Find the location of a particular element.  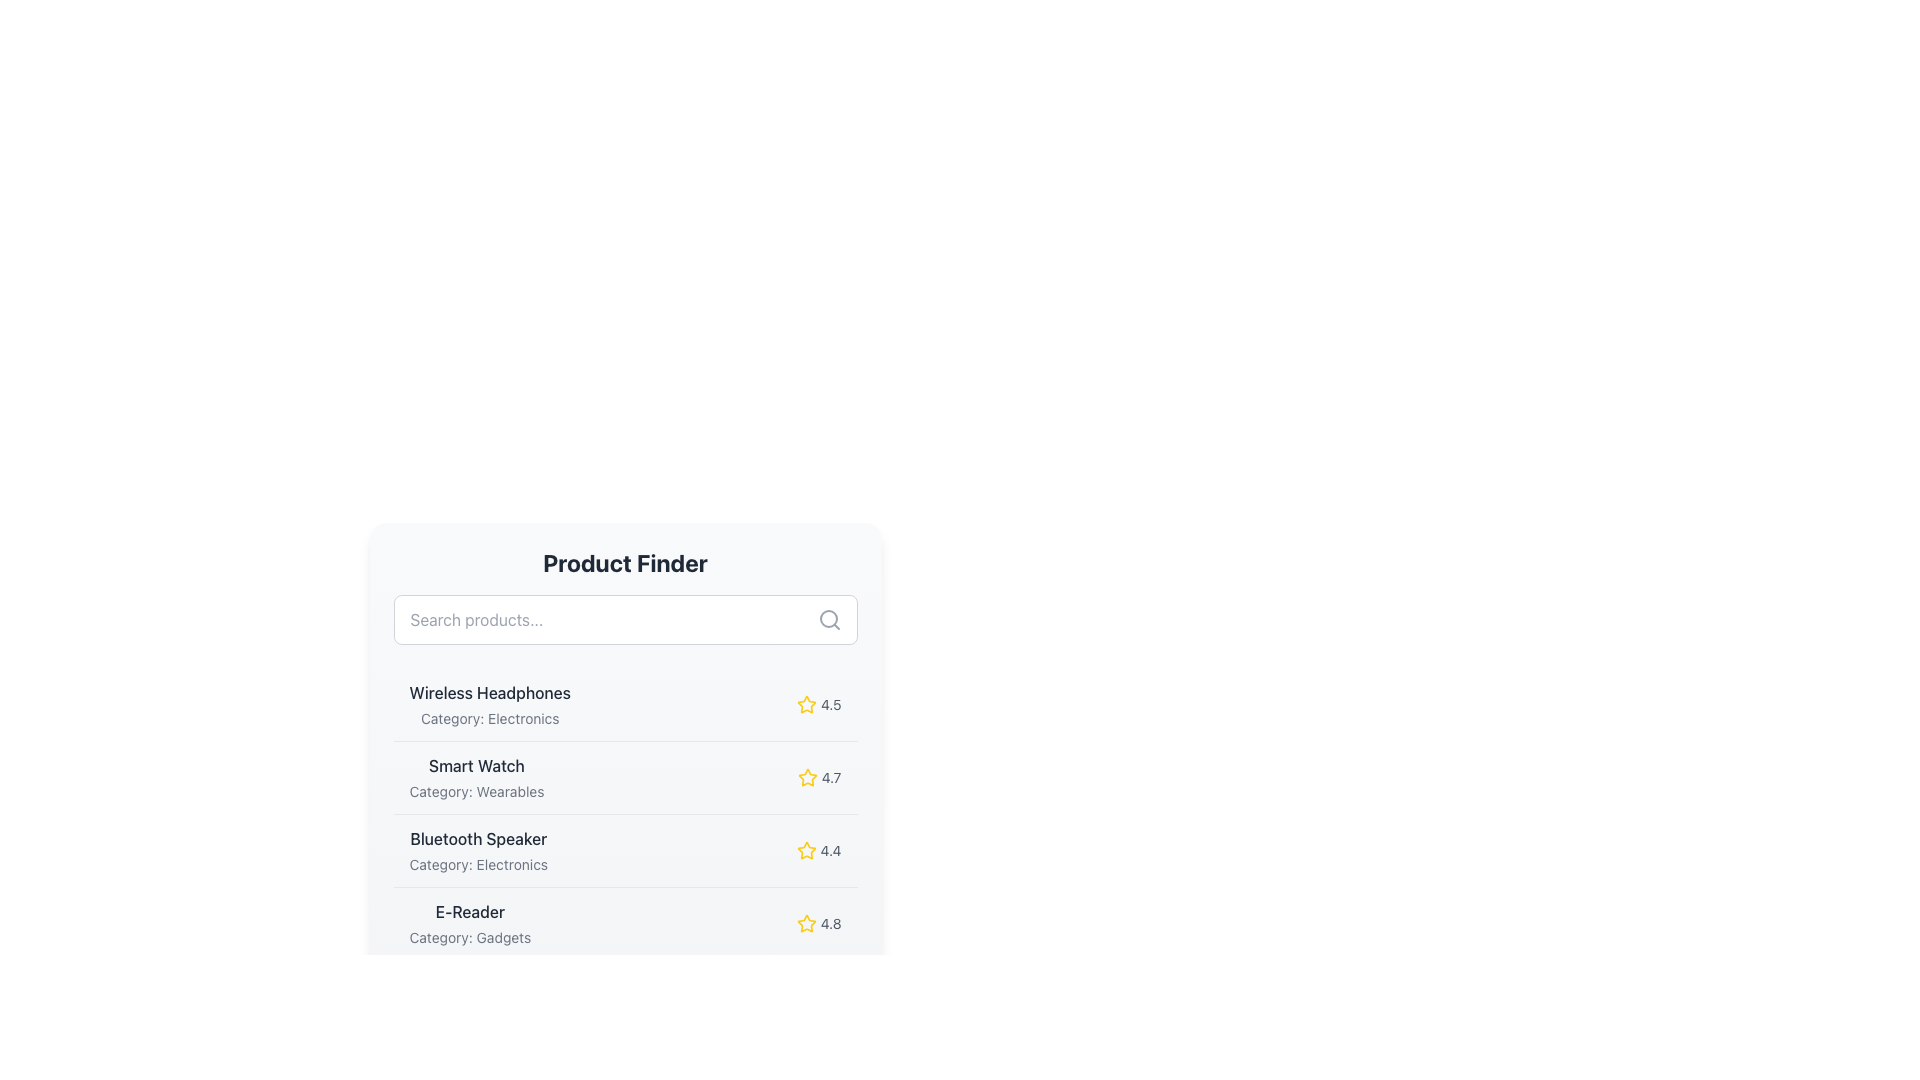

the static text label that reads 'Category: Gadgets', located below the title 'E-Reader' in the fourth list item of the product catalog is located at coordinates (469, 937).